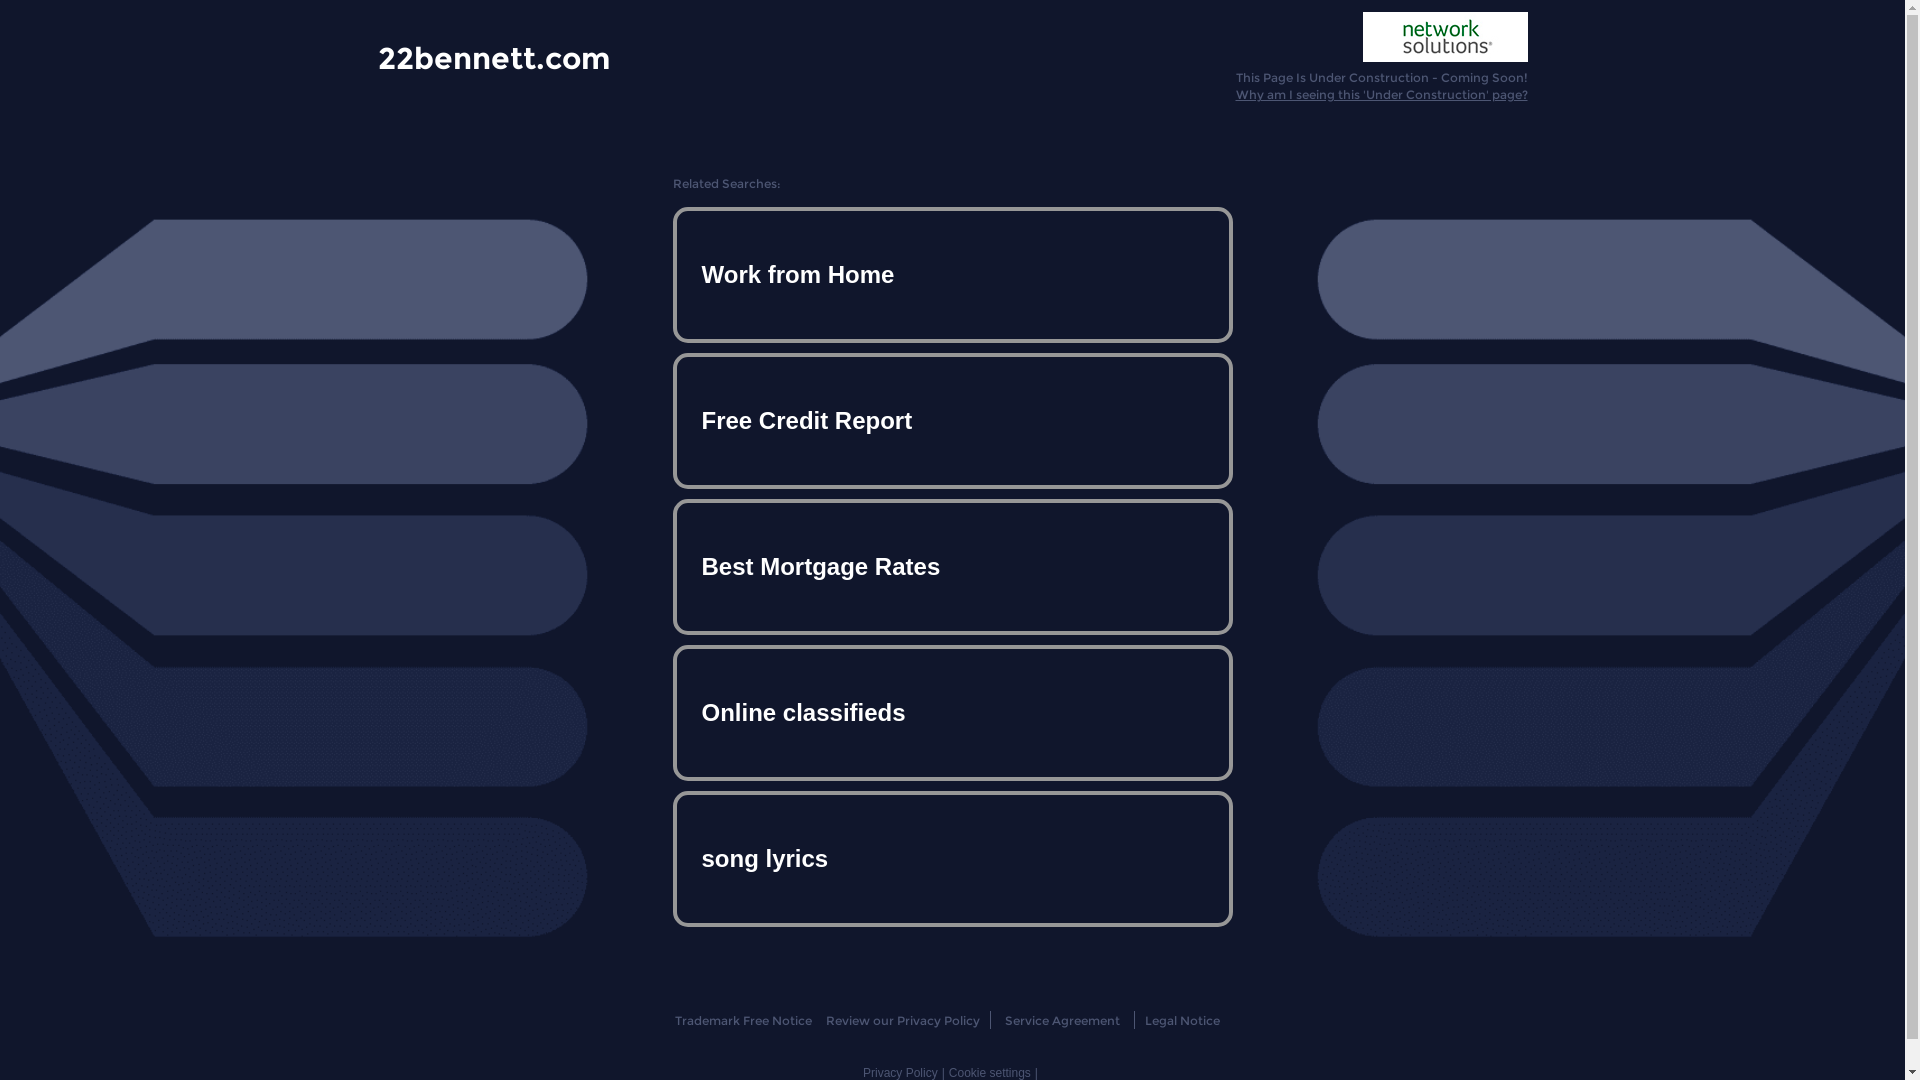  I want to click on 'Legal Notice', so click(1145, 1020).